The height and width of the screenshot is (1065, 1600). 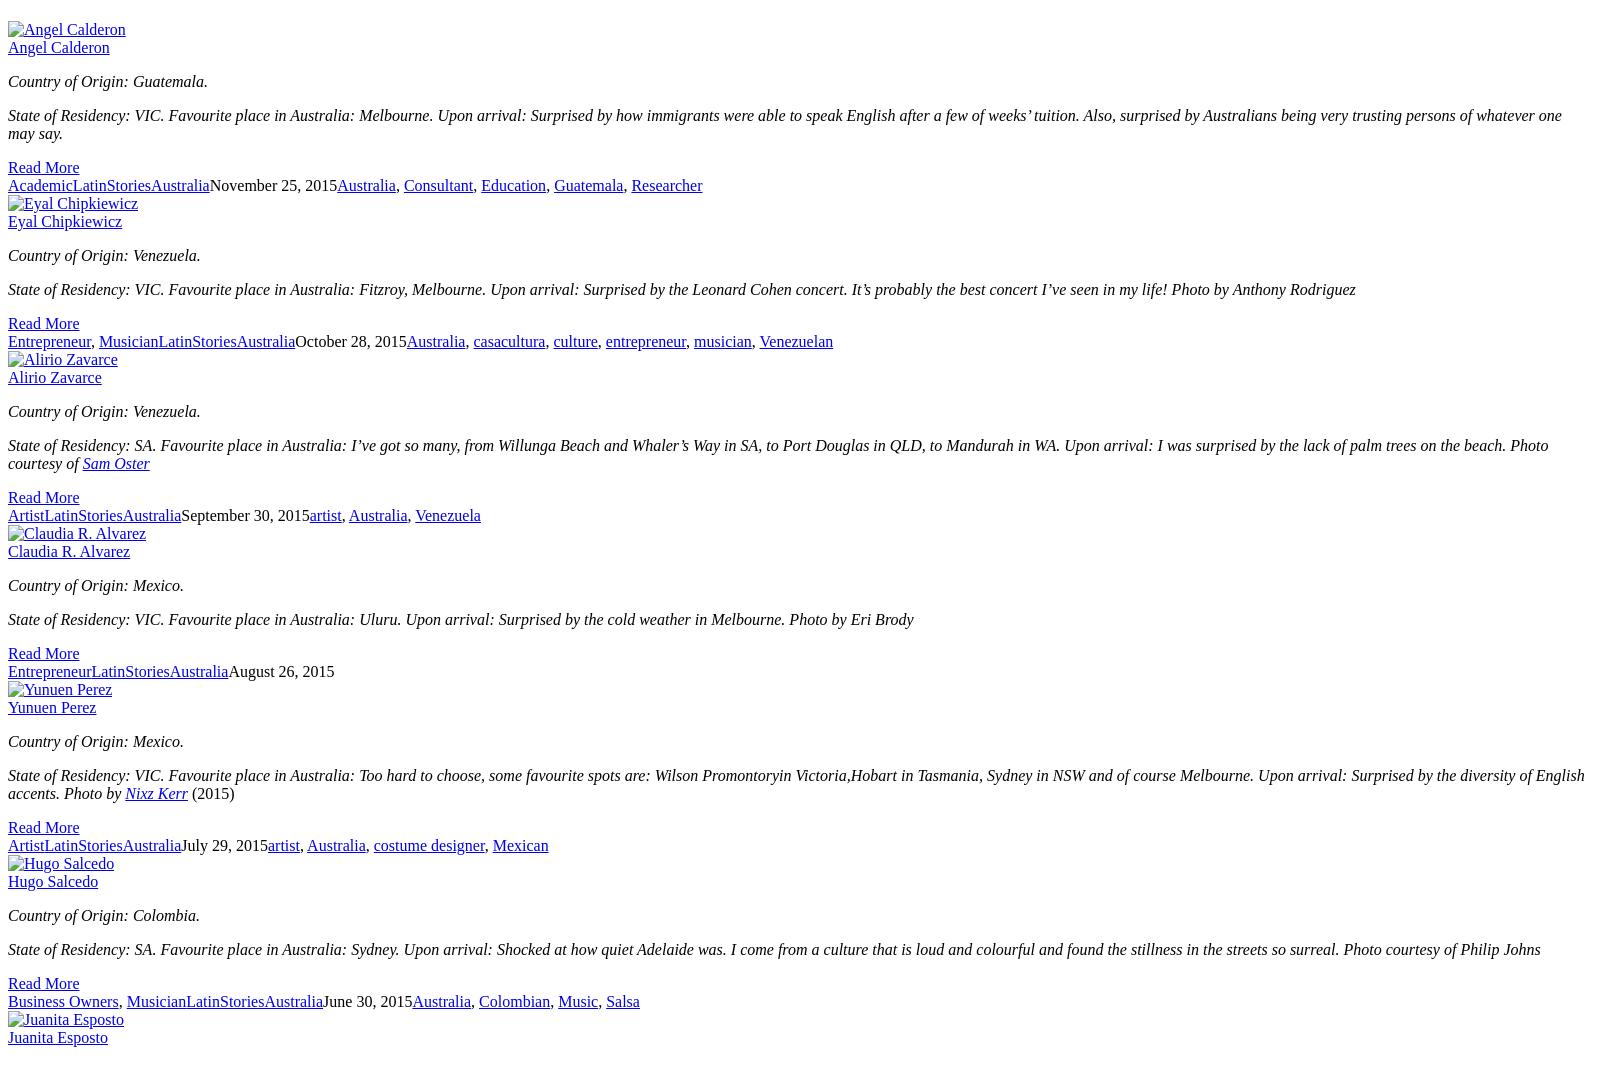 What do you see at coordinates (224, 845) in the screenshot?
I see `'July 29, 2015'` at bounding box center [224, 845].